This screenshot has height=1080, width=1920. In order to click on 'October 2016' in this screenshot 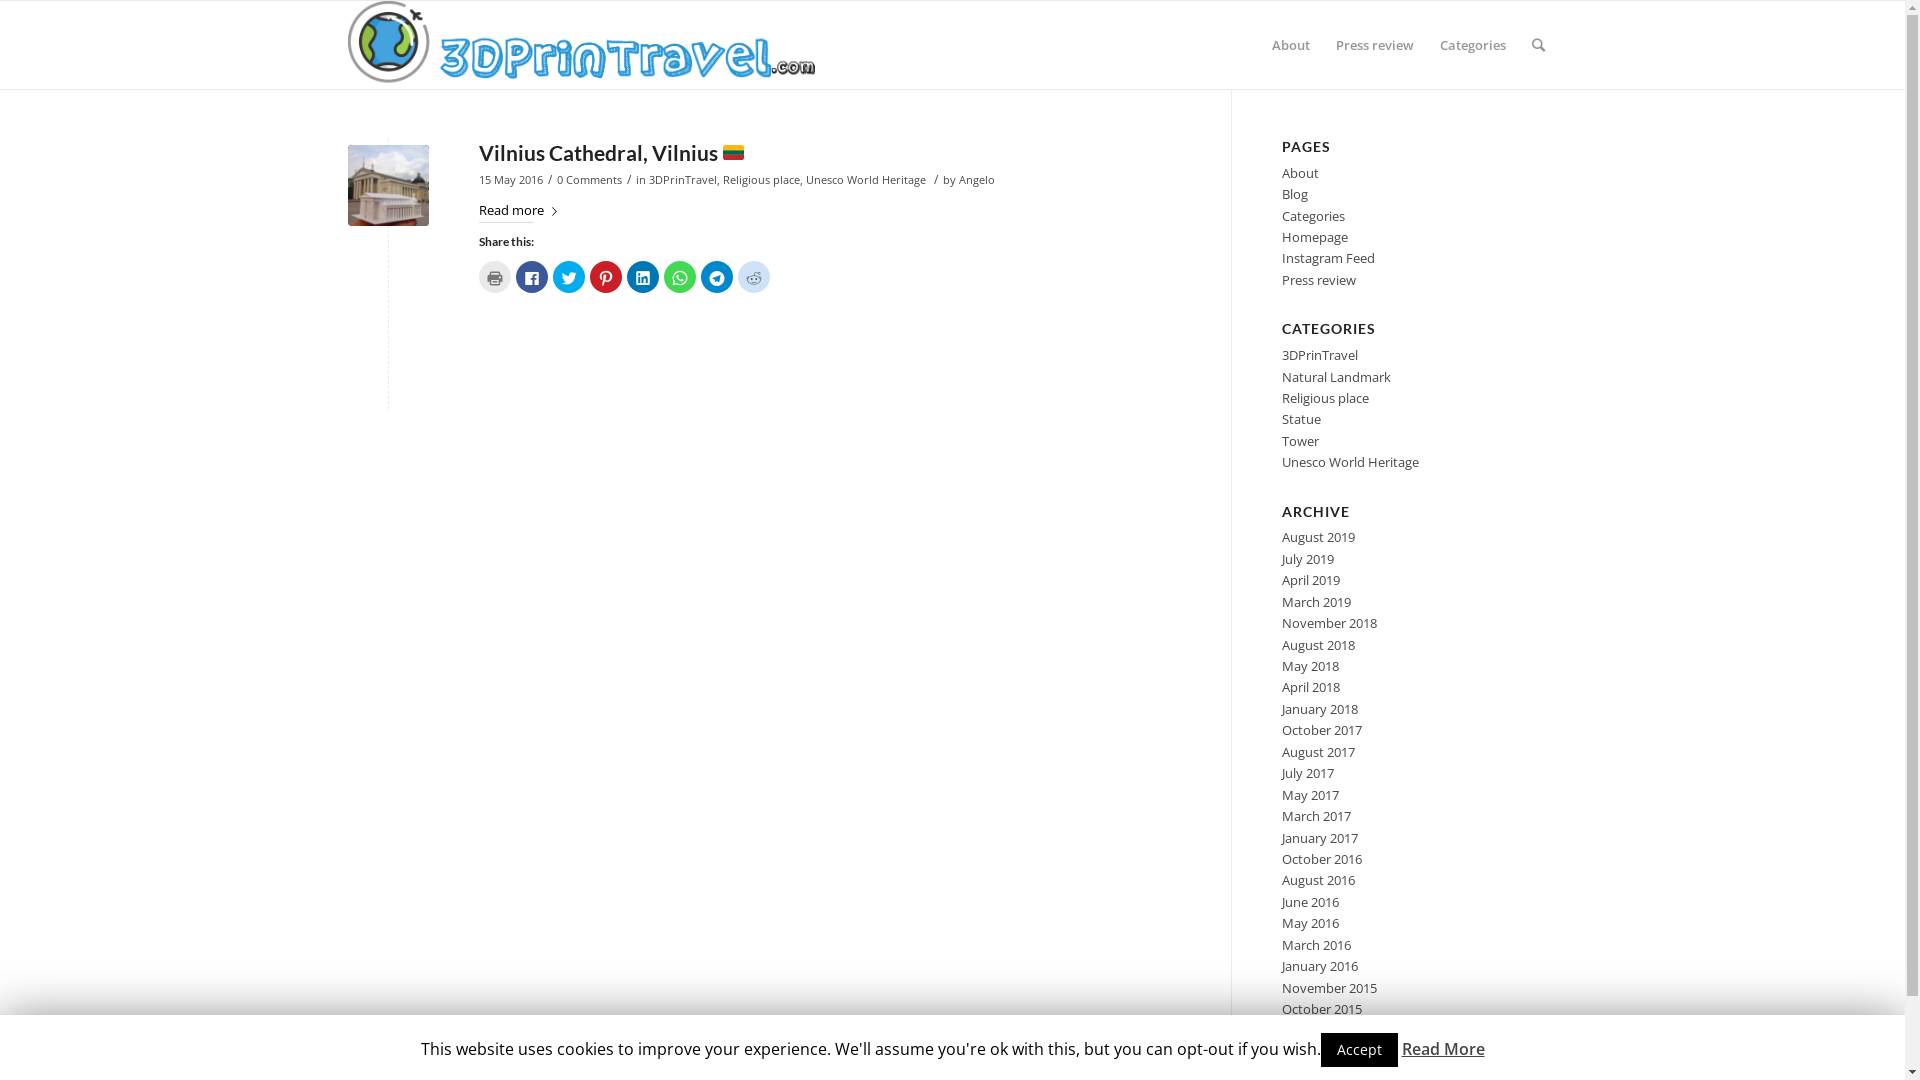, I will do `click(1321, 858)`.